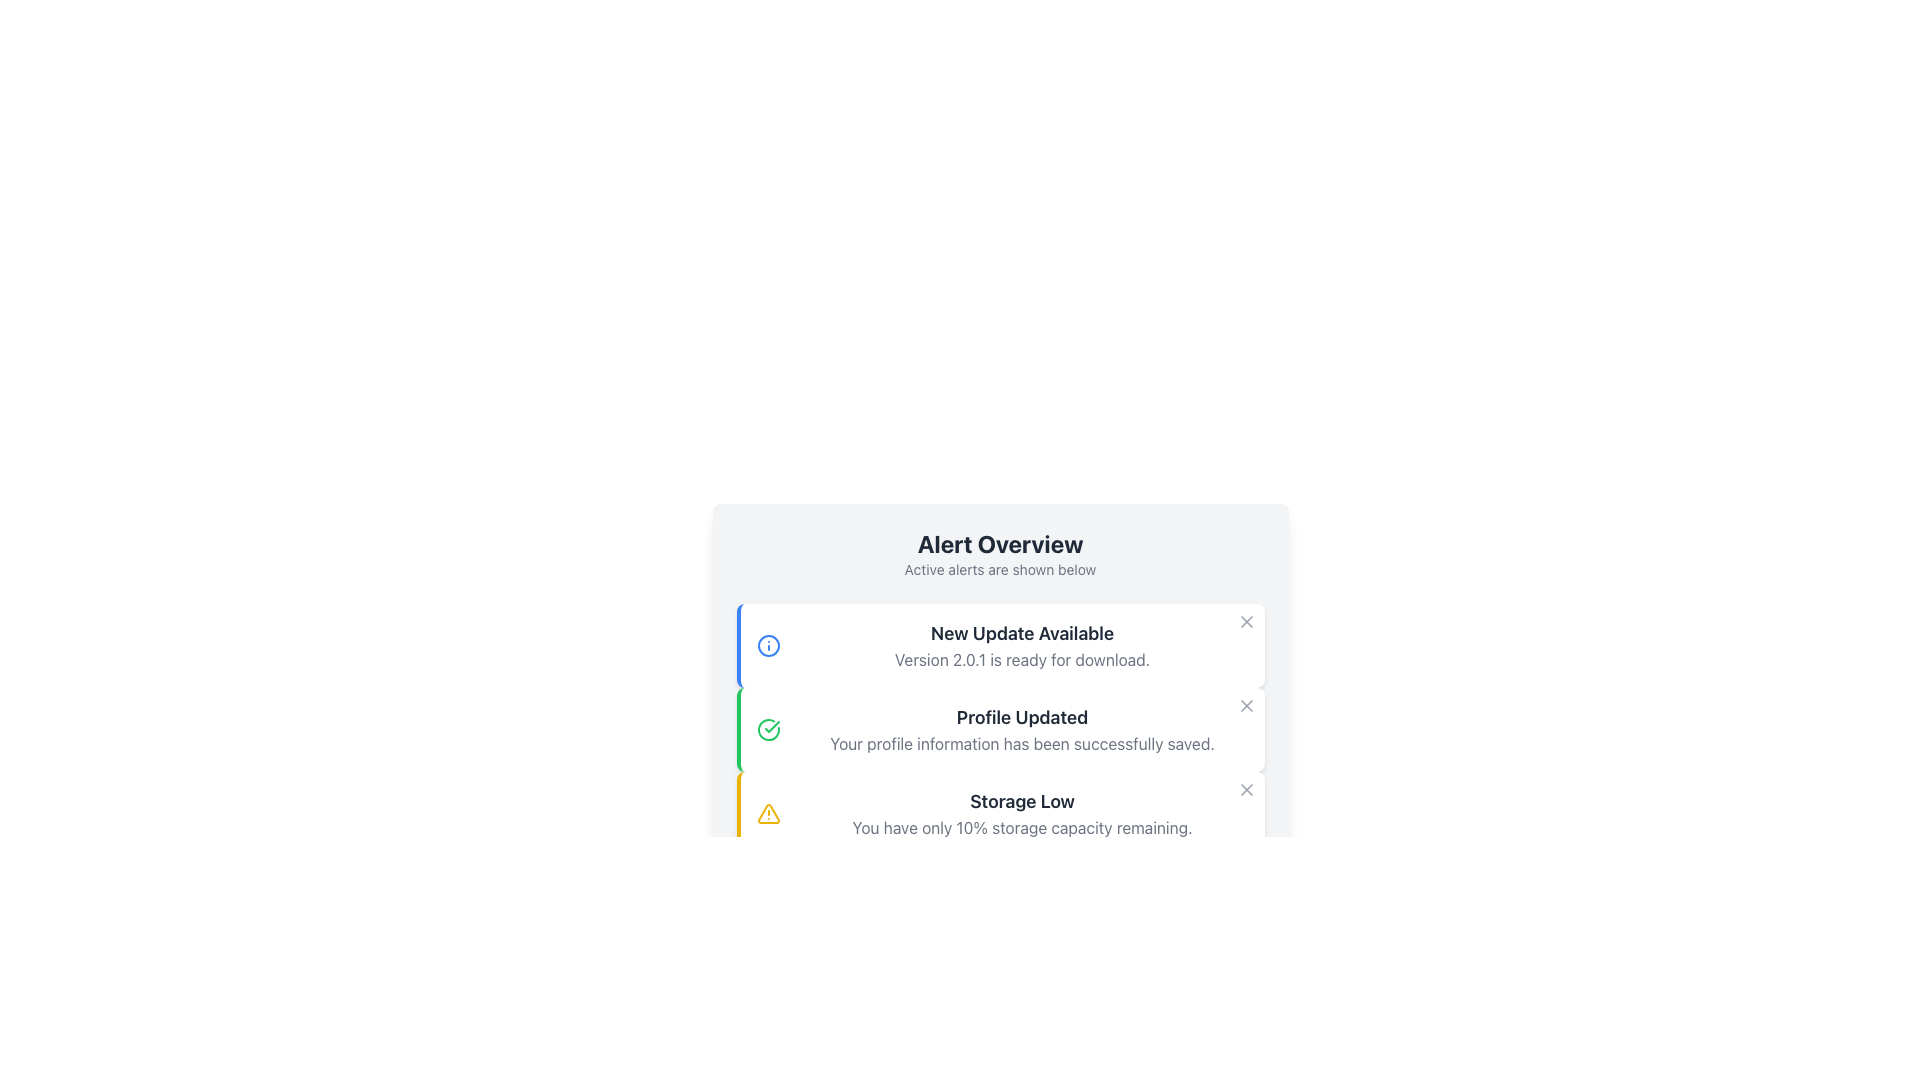 The height and width of the screenshot is (1080, 1920). I want to click on the dismissal button located in the top-right corner of the 'Profile Updated' alert notification, so click(1245, 704).